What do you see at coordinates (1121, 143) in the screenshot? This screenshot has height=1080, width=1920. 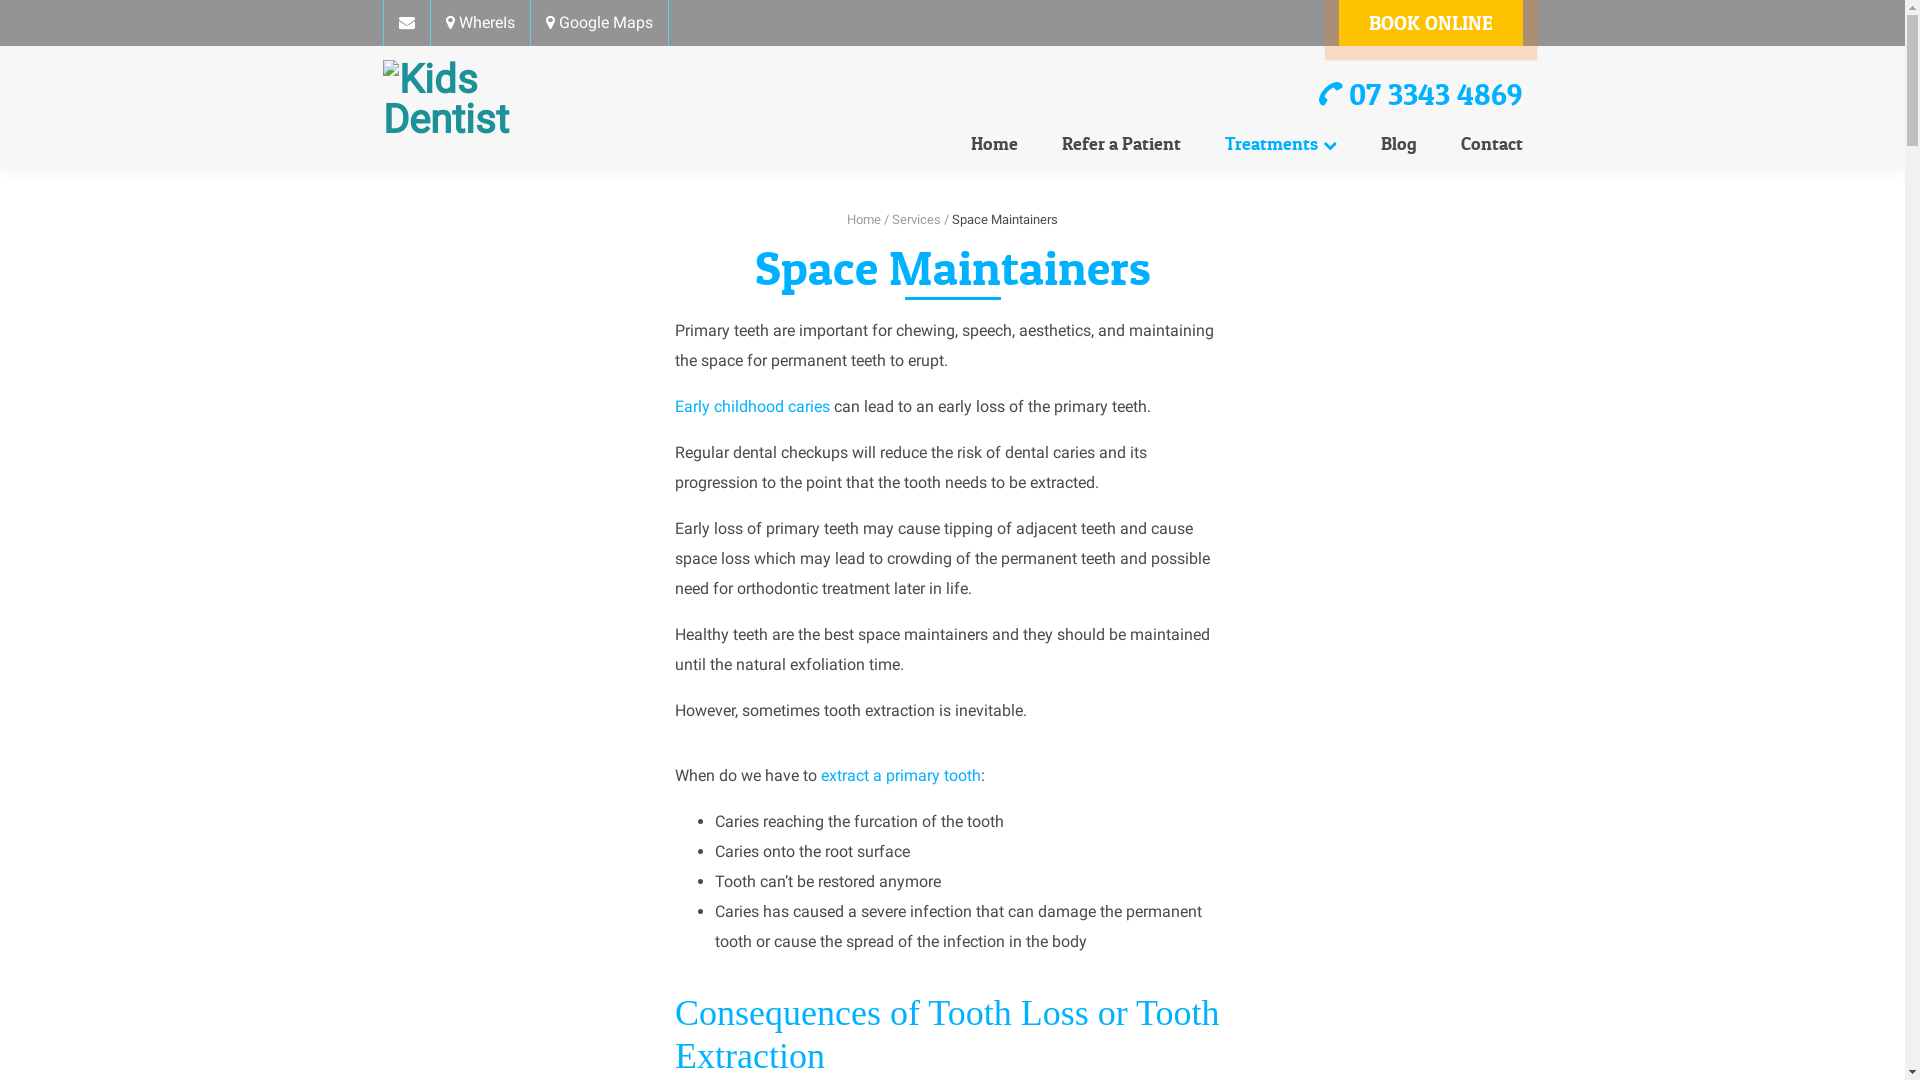 I see `'Refer a Patient'` at bounding box center [1121, 143].